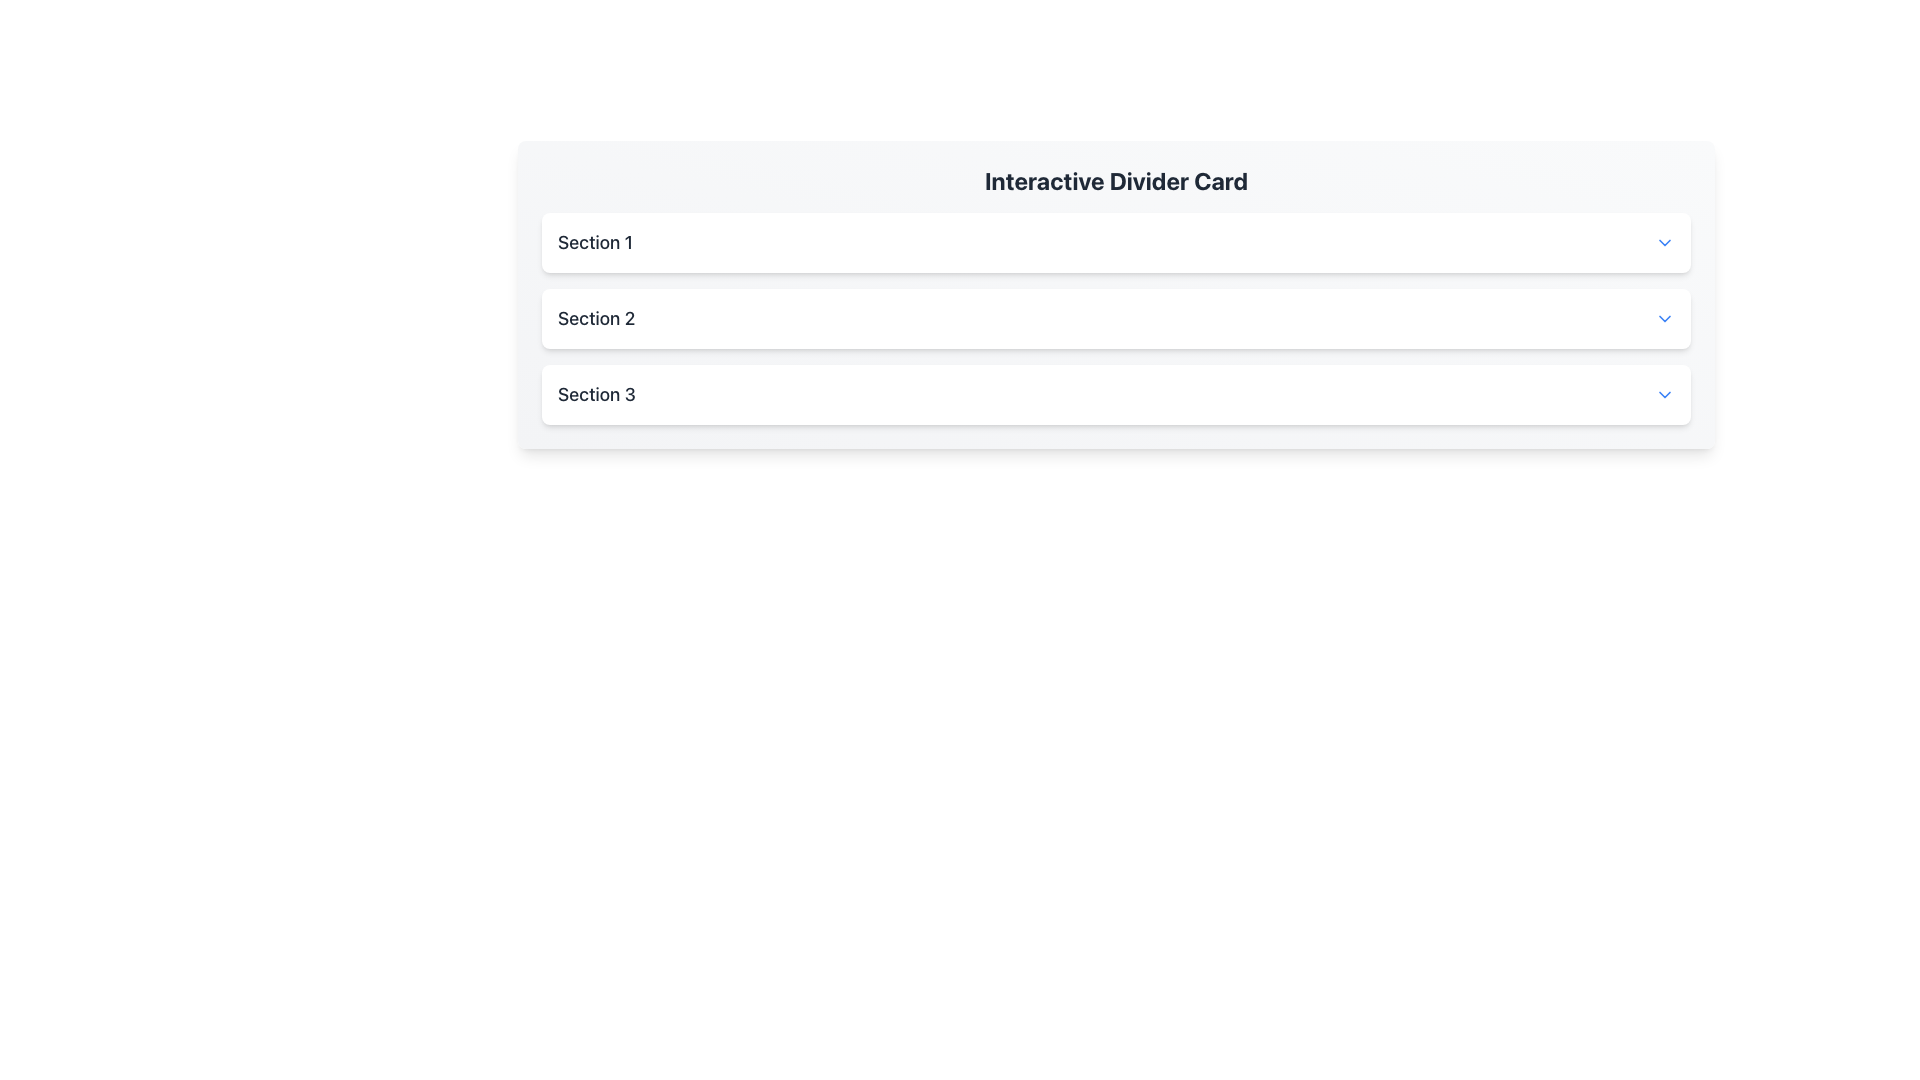 This screenshot has height=1080, width=1920. Describe the element at coordinates (1115, 318) in the screenshot. I see `the second card in the vertical stack of three cards to trigger potential visual feedback related to 'Section 2'` at that location.